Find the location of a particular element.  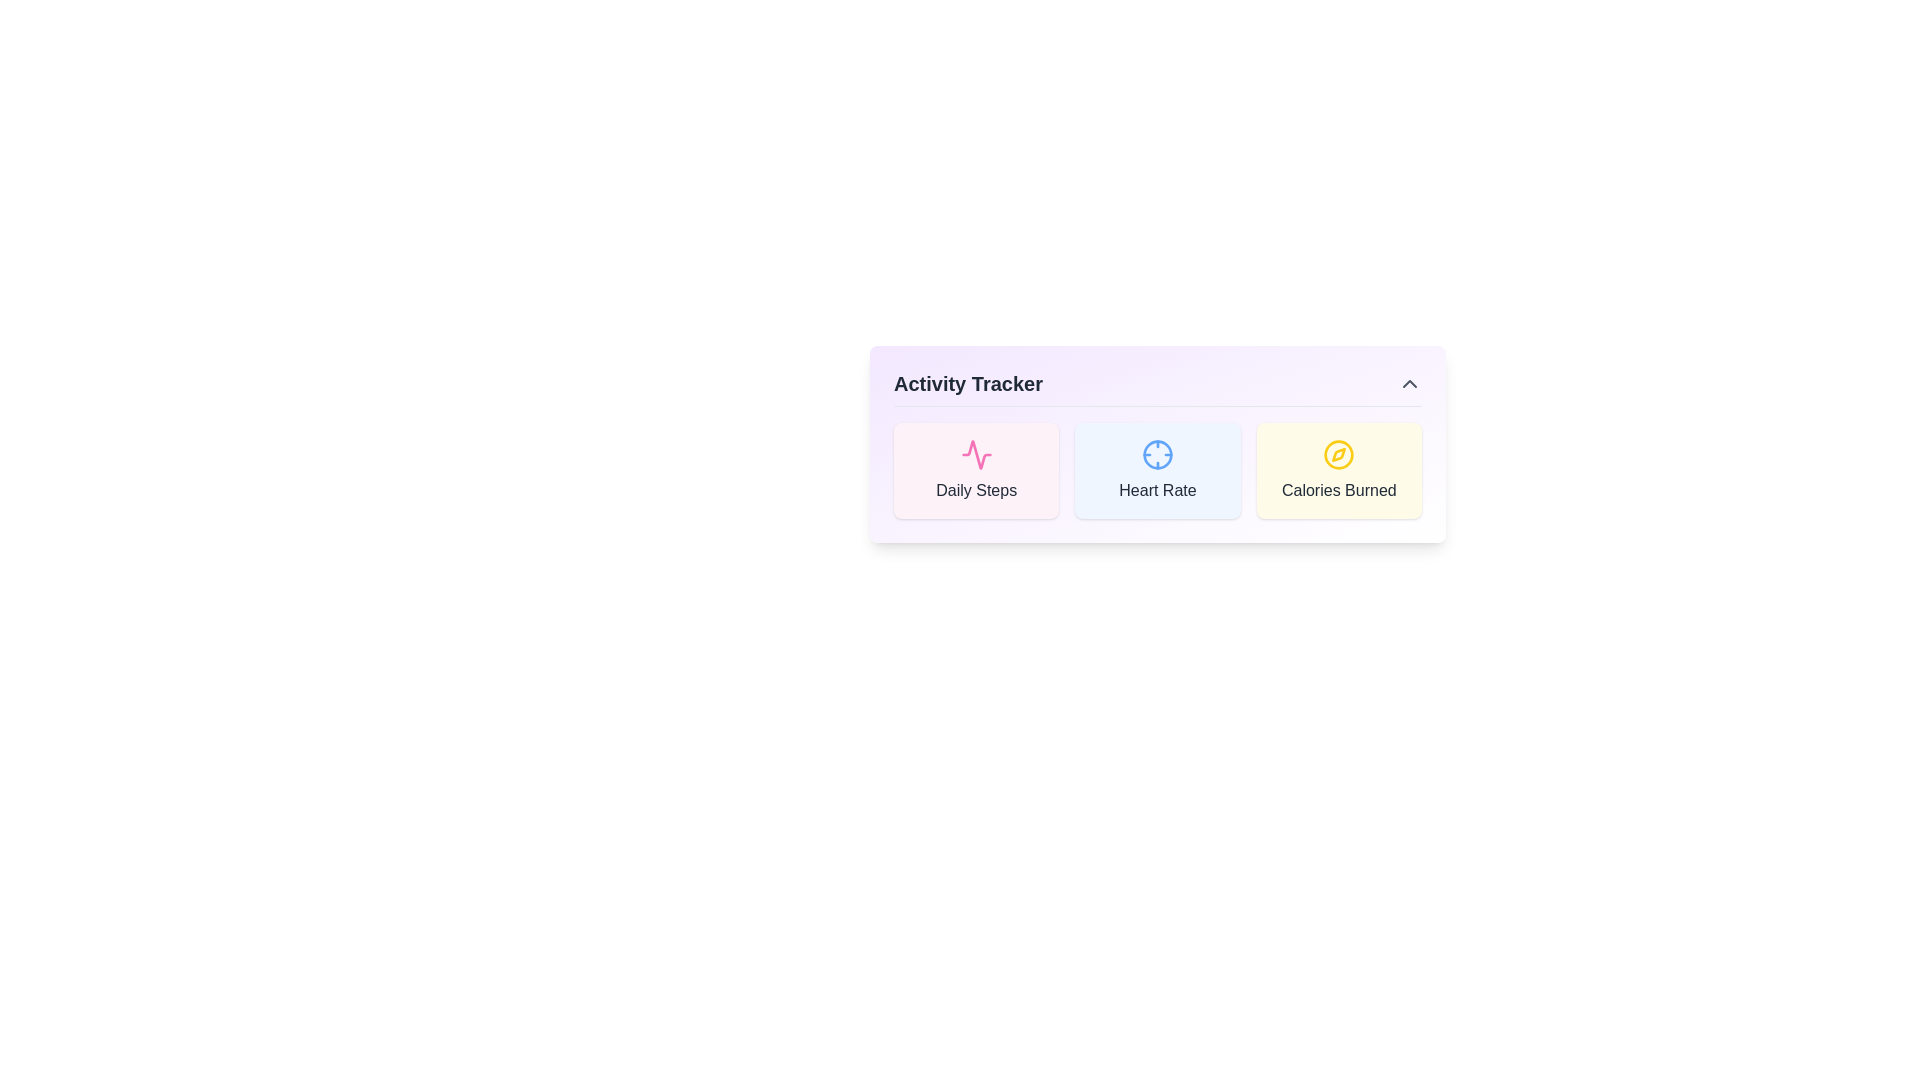

the 'Heart Rate' card, which is the second card in a row of three under the 'Activity Tracker' title, positioned between the 'Daily Steps' card and the 'Calories Burned' card is located at coordinates (1157, 470).